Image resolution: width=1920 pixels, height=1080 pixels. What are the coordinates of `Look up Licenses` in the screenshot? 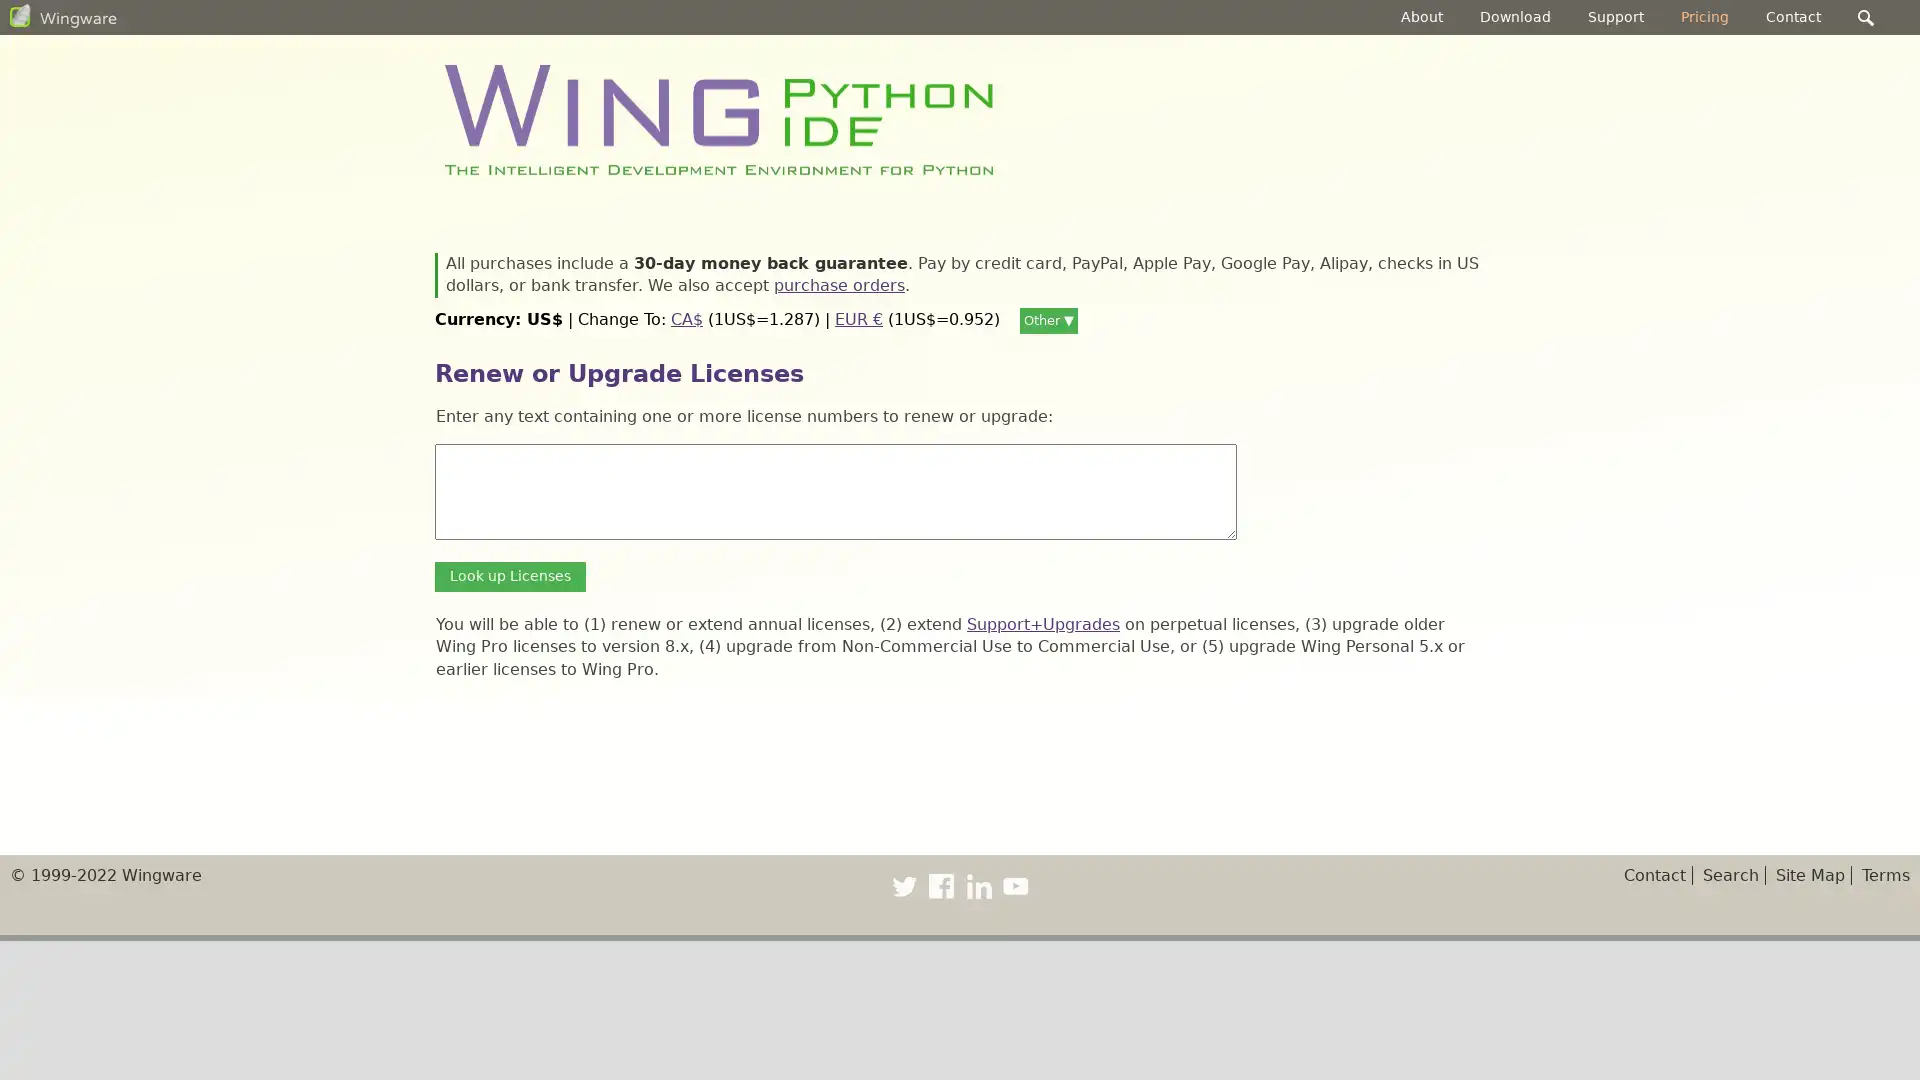 It's located at (510, 576).